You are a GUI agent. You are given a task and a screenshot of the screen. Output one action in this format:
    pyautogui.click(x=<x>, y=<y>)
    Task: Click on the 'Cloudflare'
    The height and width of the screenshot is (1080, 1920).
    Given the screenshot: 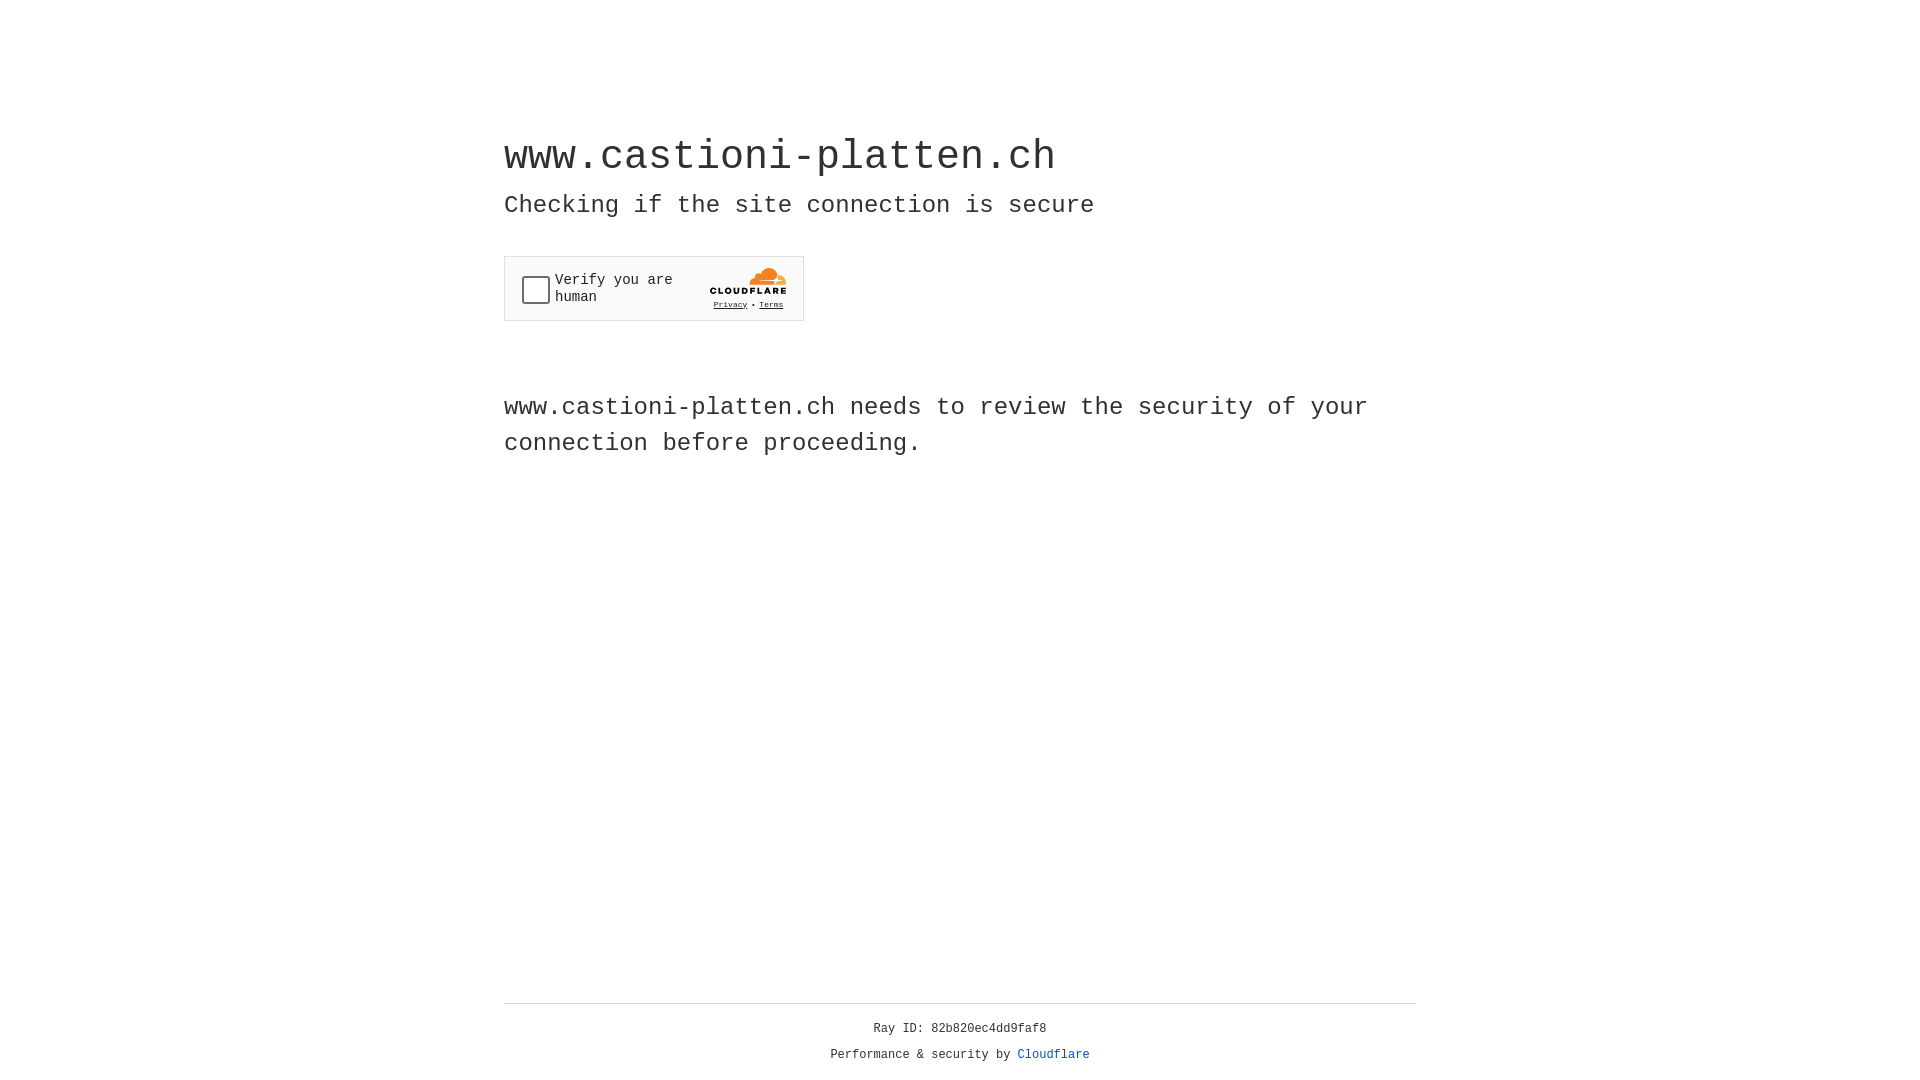 What is the action you would take?
    pyautogui.click(x=1053, y=1054)
    